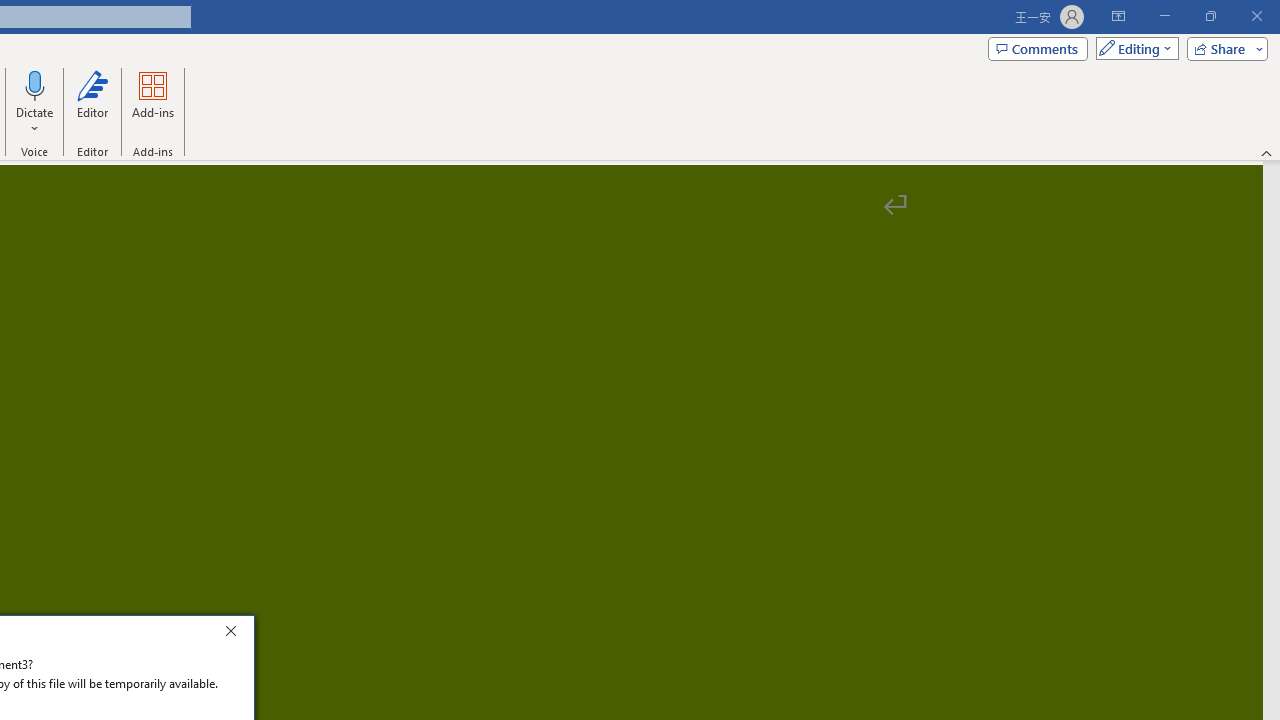  I want to click on 'Ribbon Display Options', so click(1117, 16).